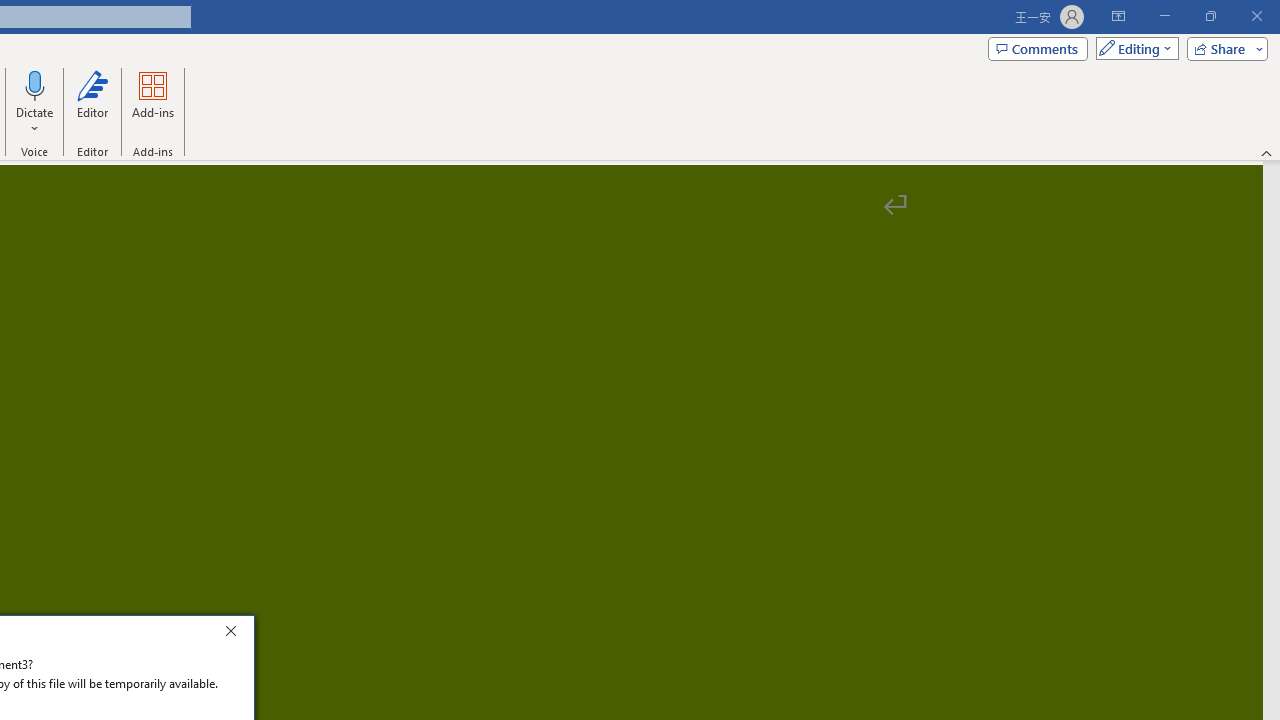  I want to click on 'Ribbon Display Options', so click(1117, 16).